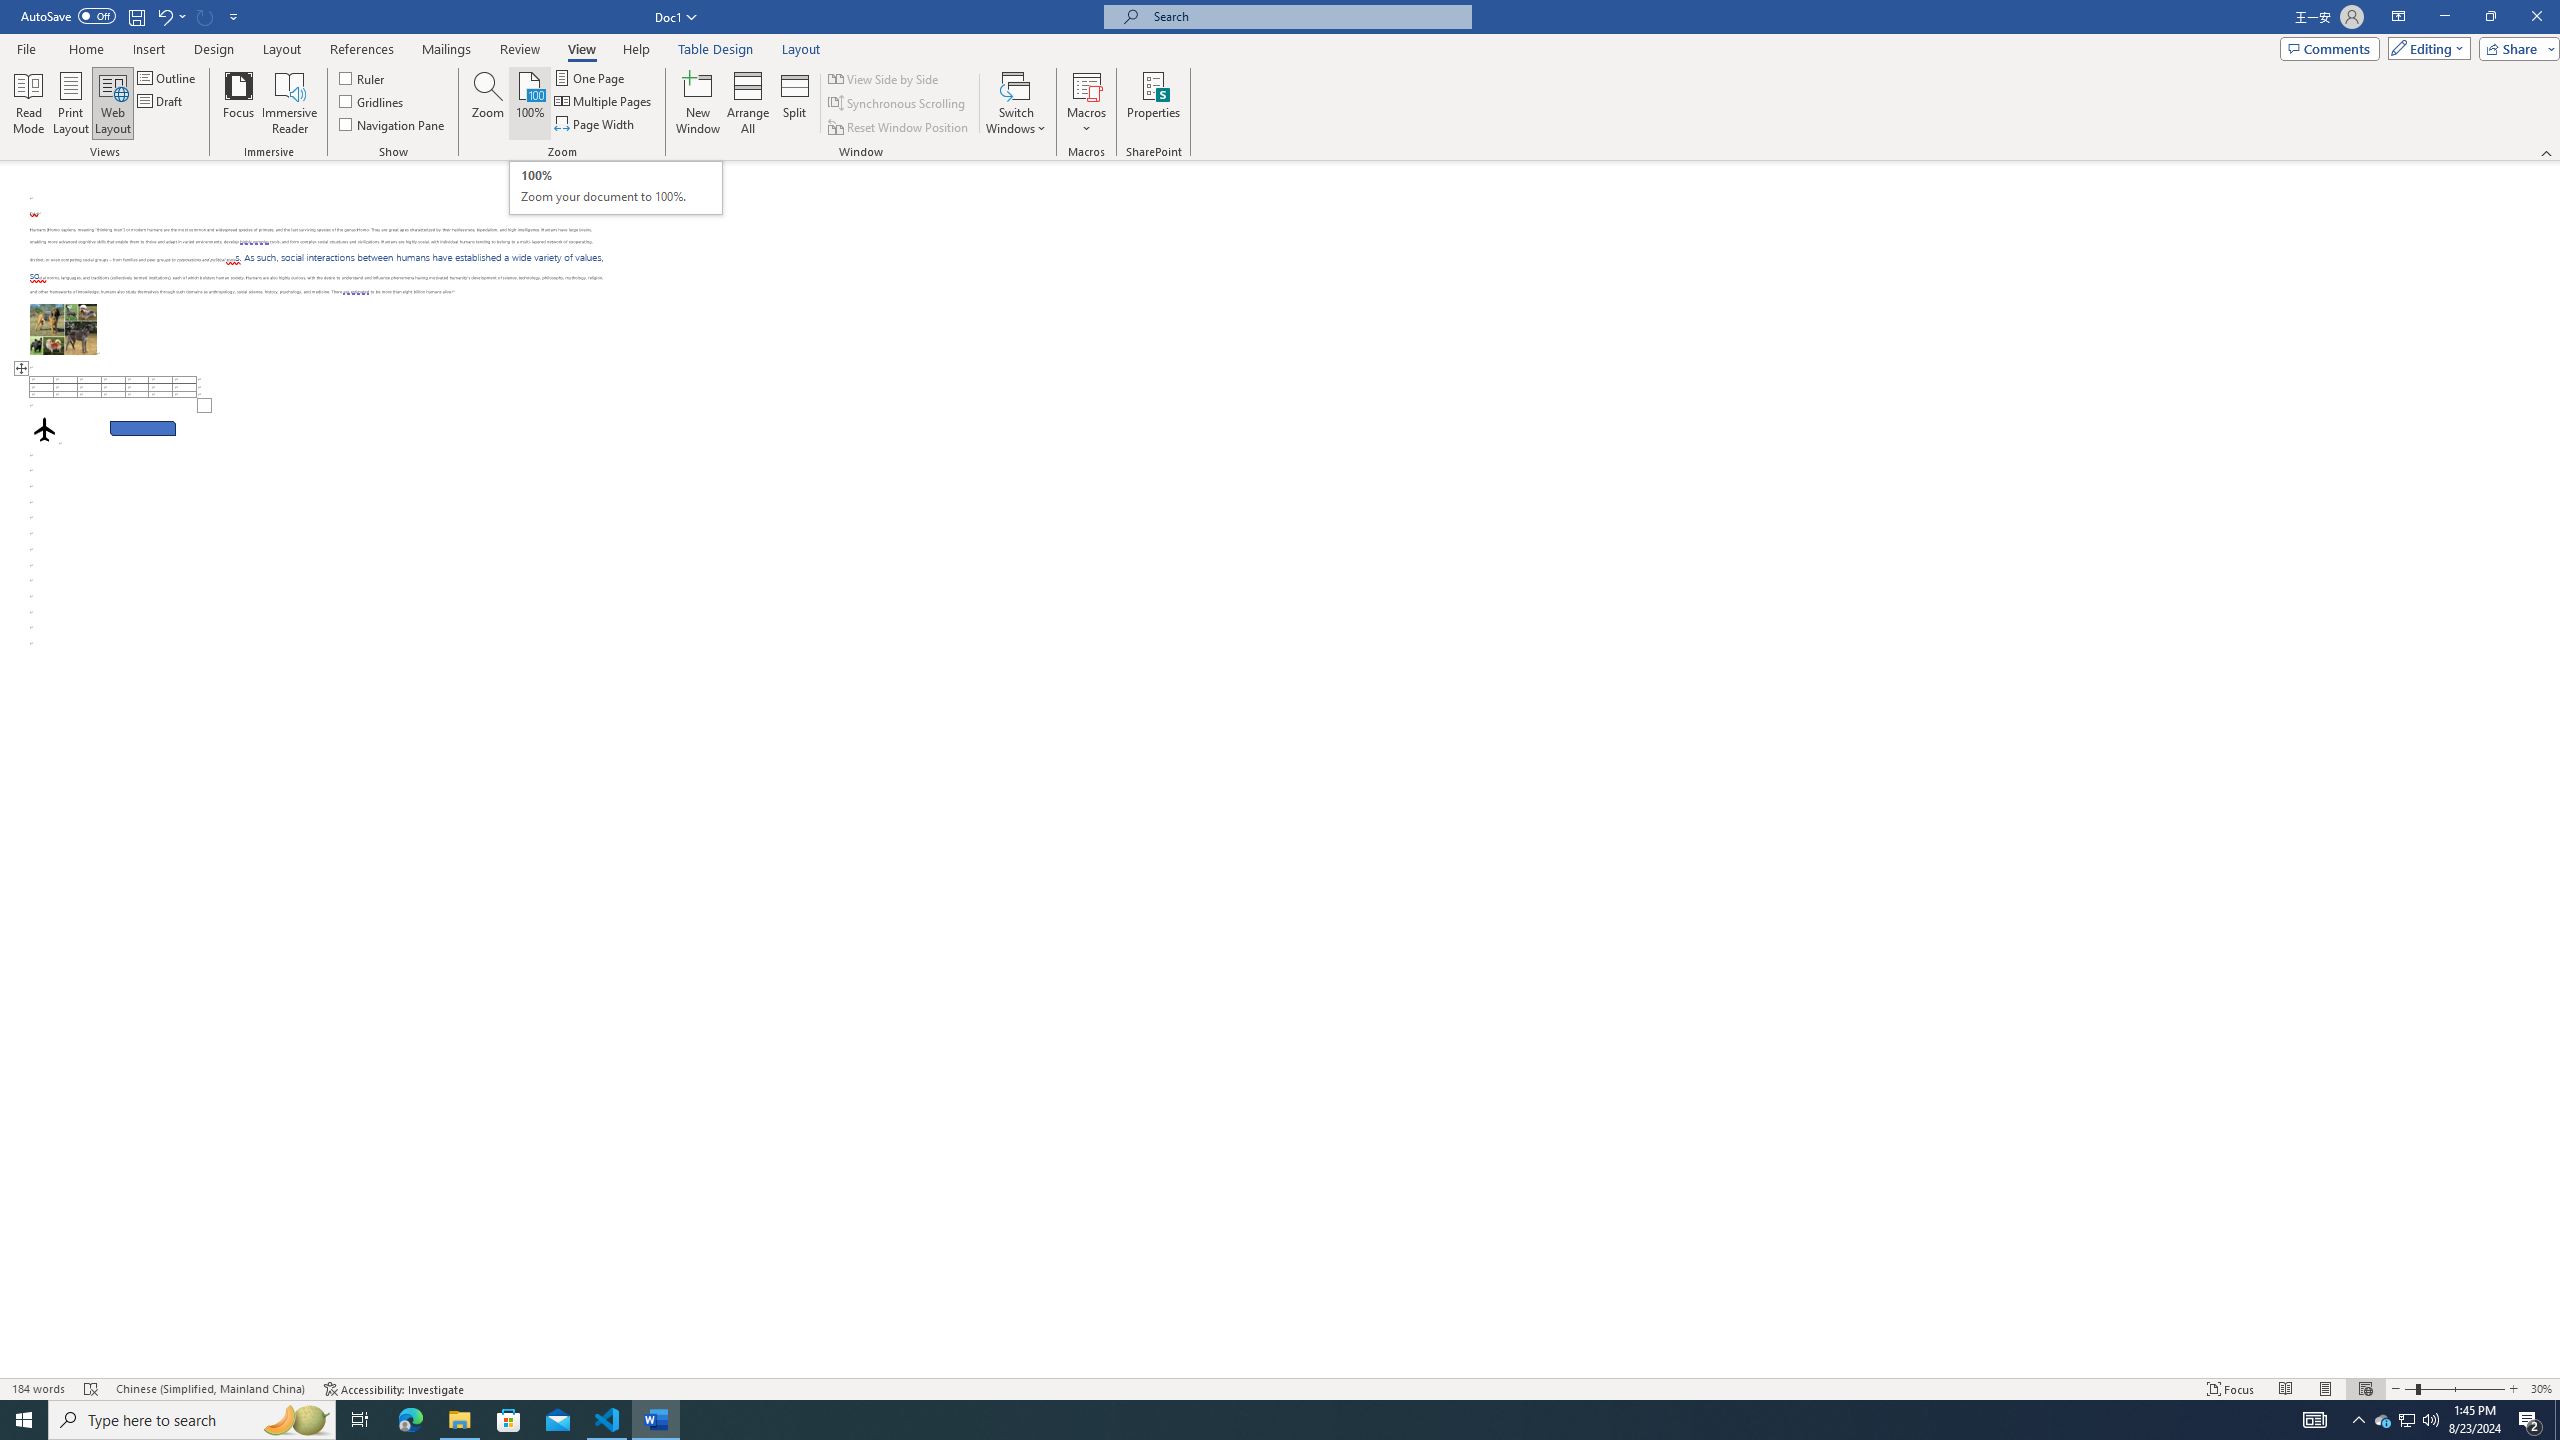 This screenshot has width=2560, height=1440. Describe the element at coordinates (747, 103) in the screenshot. I see `'Arrange All'` at that location.